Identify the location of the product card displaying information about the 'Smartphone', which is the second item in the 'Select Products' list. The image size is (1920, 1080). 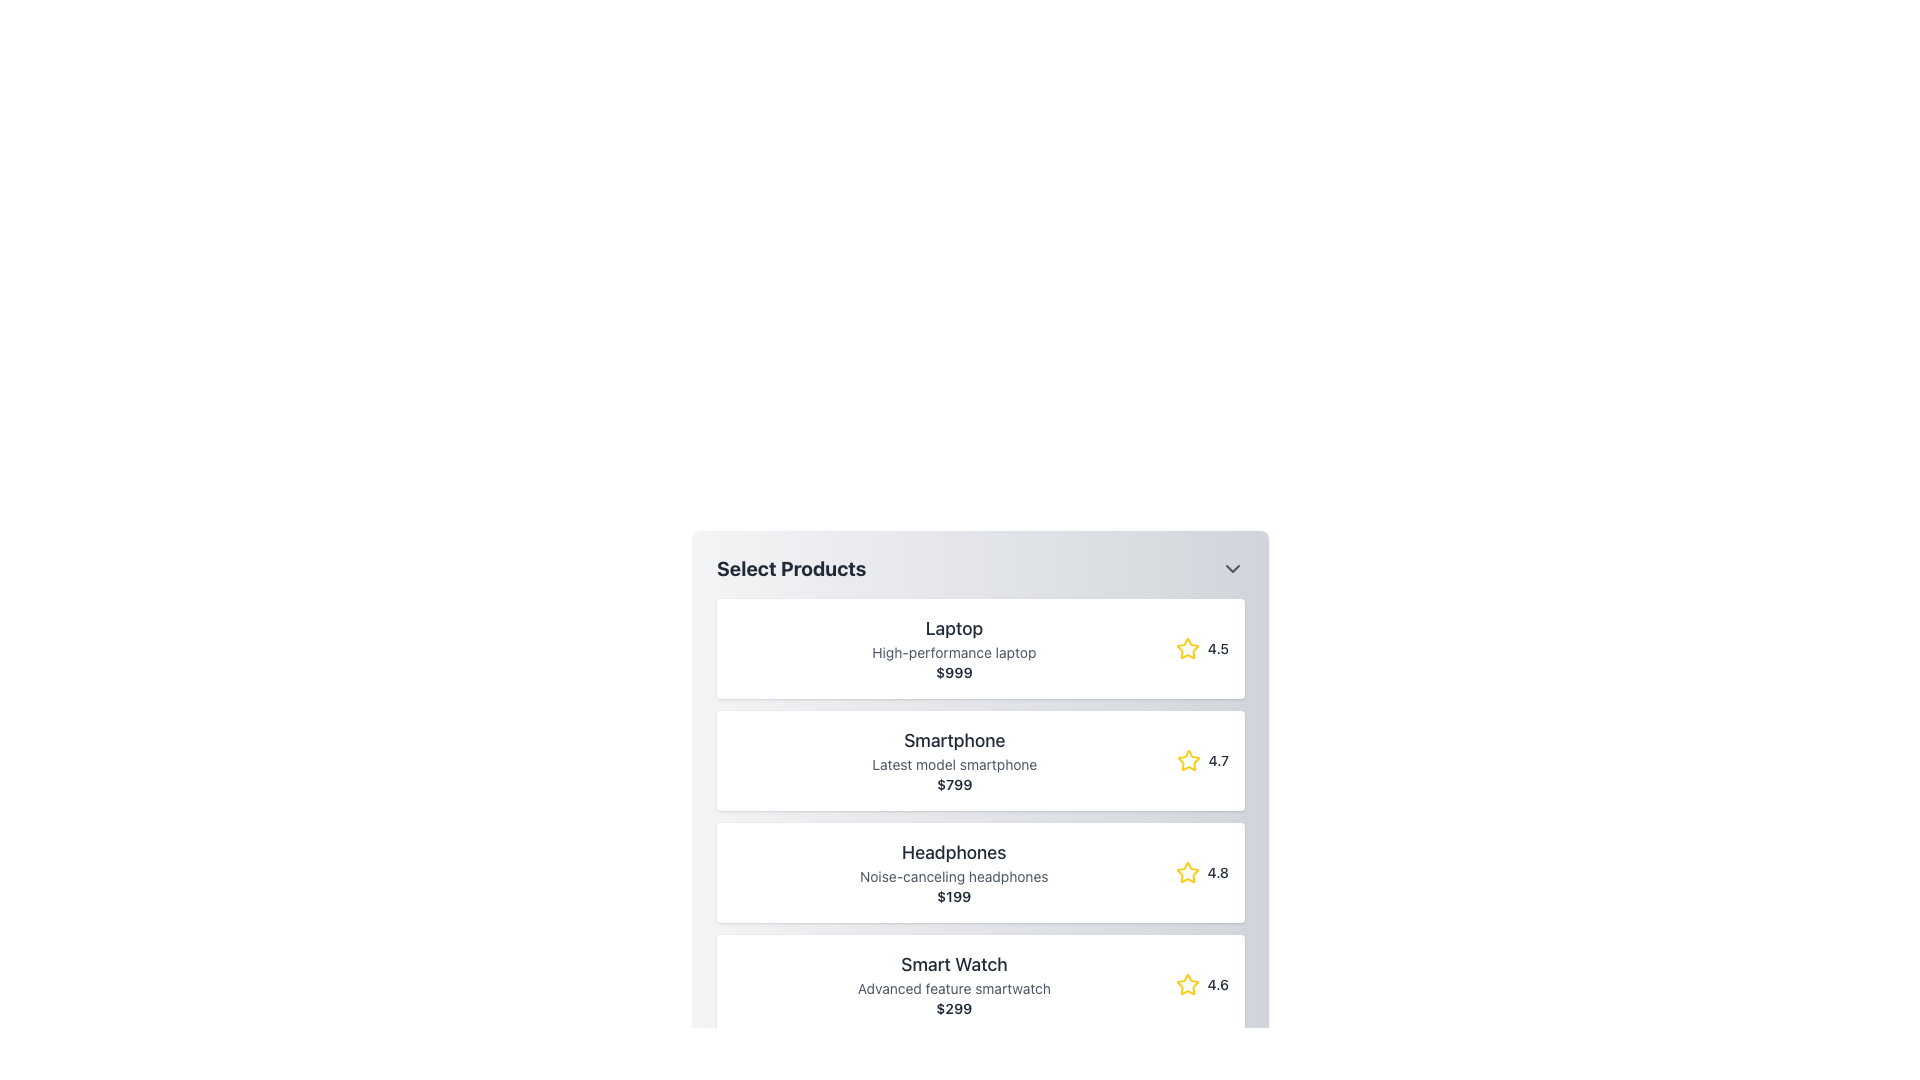
(980, 760).